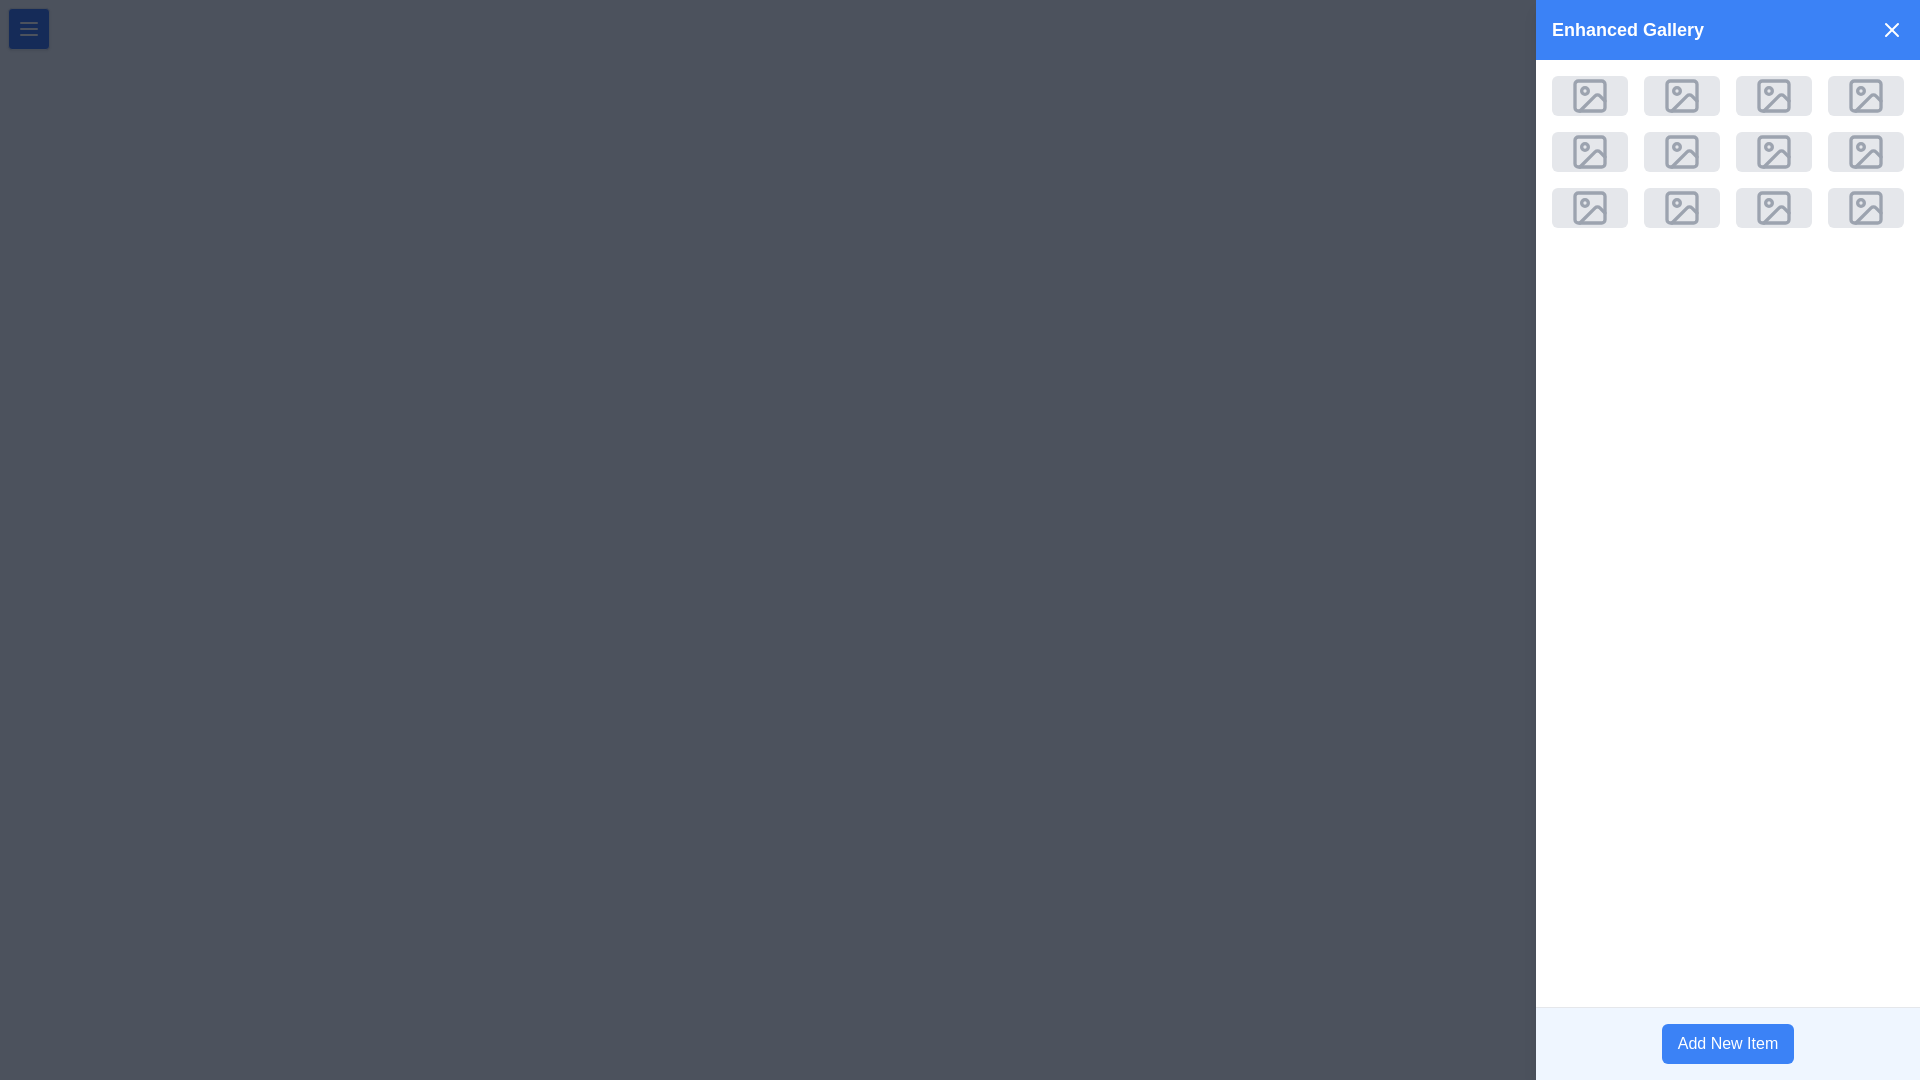 The image size is (1920, 1080). I want to click on the Image Placeholder, which is the fourth item in the first row of a four-column grid, located towards the top right corner of the interface, so click(1774, 96).